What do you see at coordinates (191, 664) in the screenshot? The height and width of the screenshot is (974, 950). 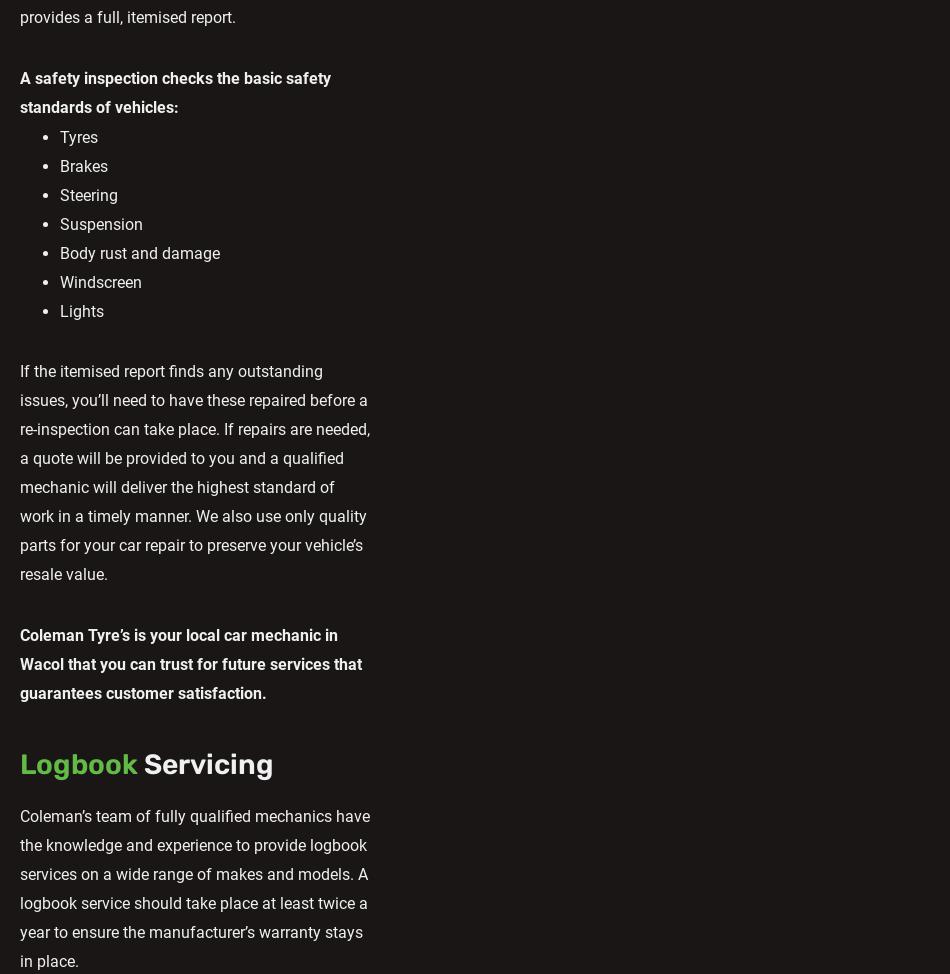 I see `'Coleman Tyre’s is your local car mechanic in Wacol that you can trust for future services that guarantees customer satisfaction.'` at bounding box center [191, 664].